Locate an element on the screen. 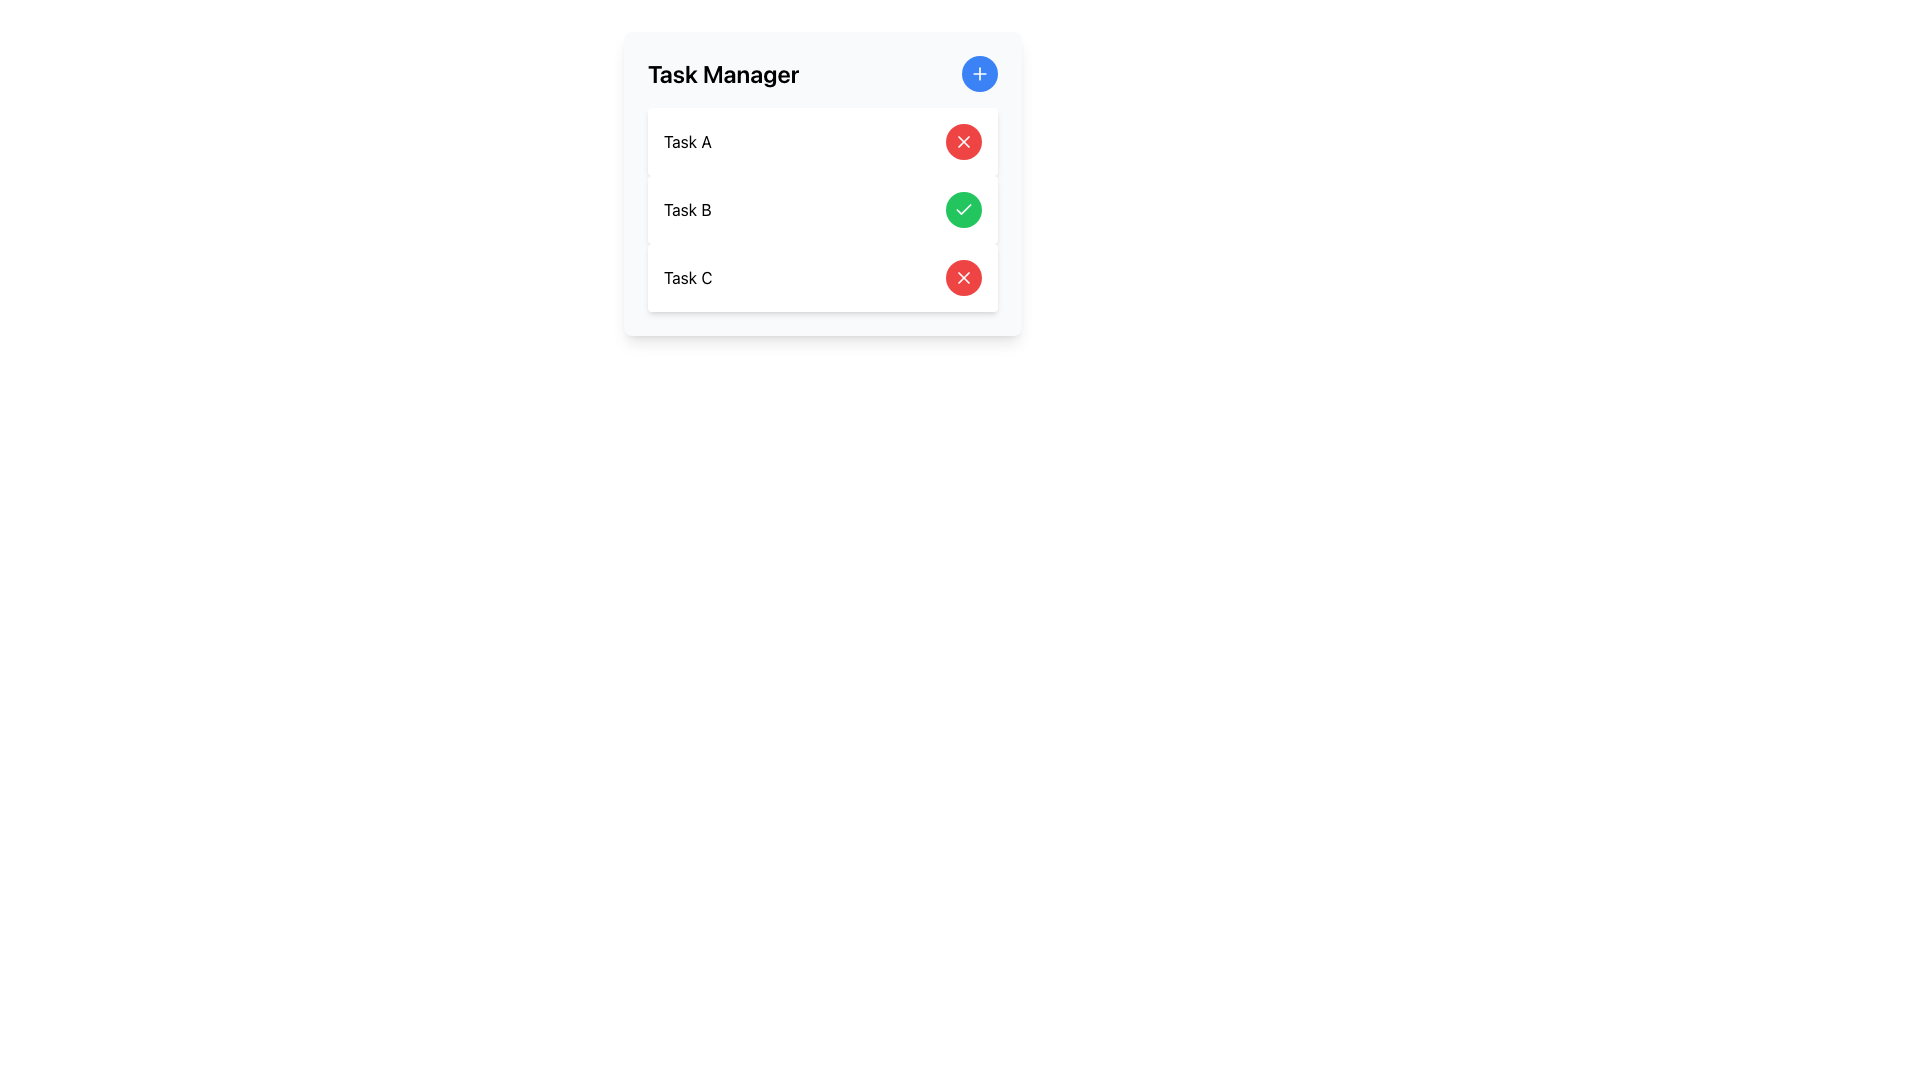  the text label displaying 'Task C' which is centered in the third row of a card, located on a white background with rounded corners is located at coordinates (688, 277).